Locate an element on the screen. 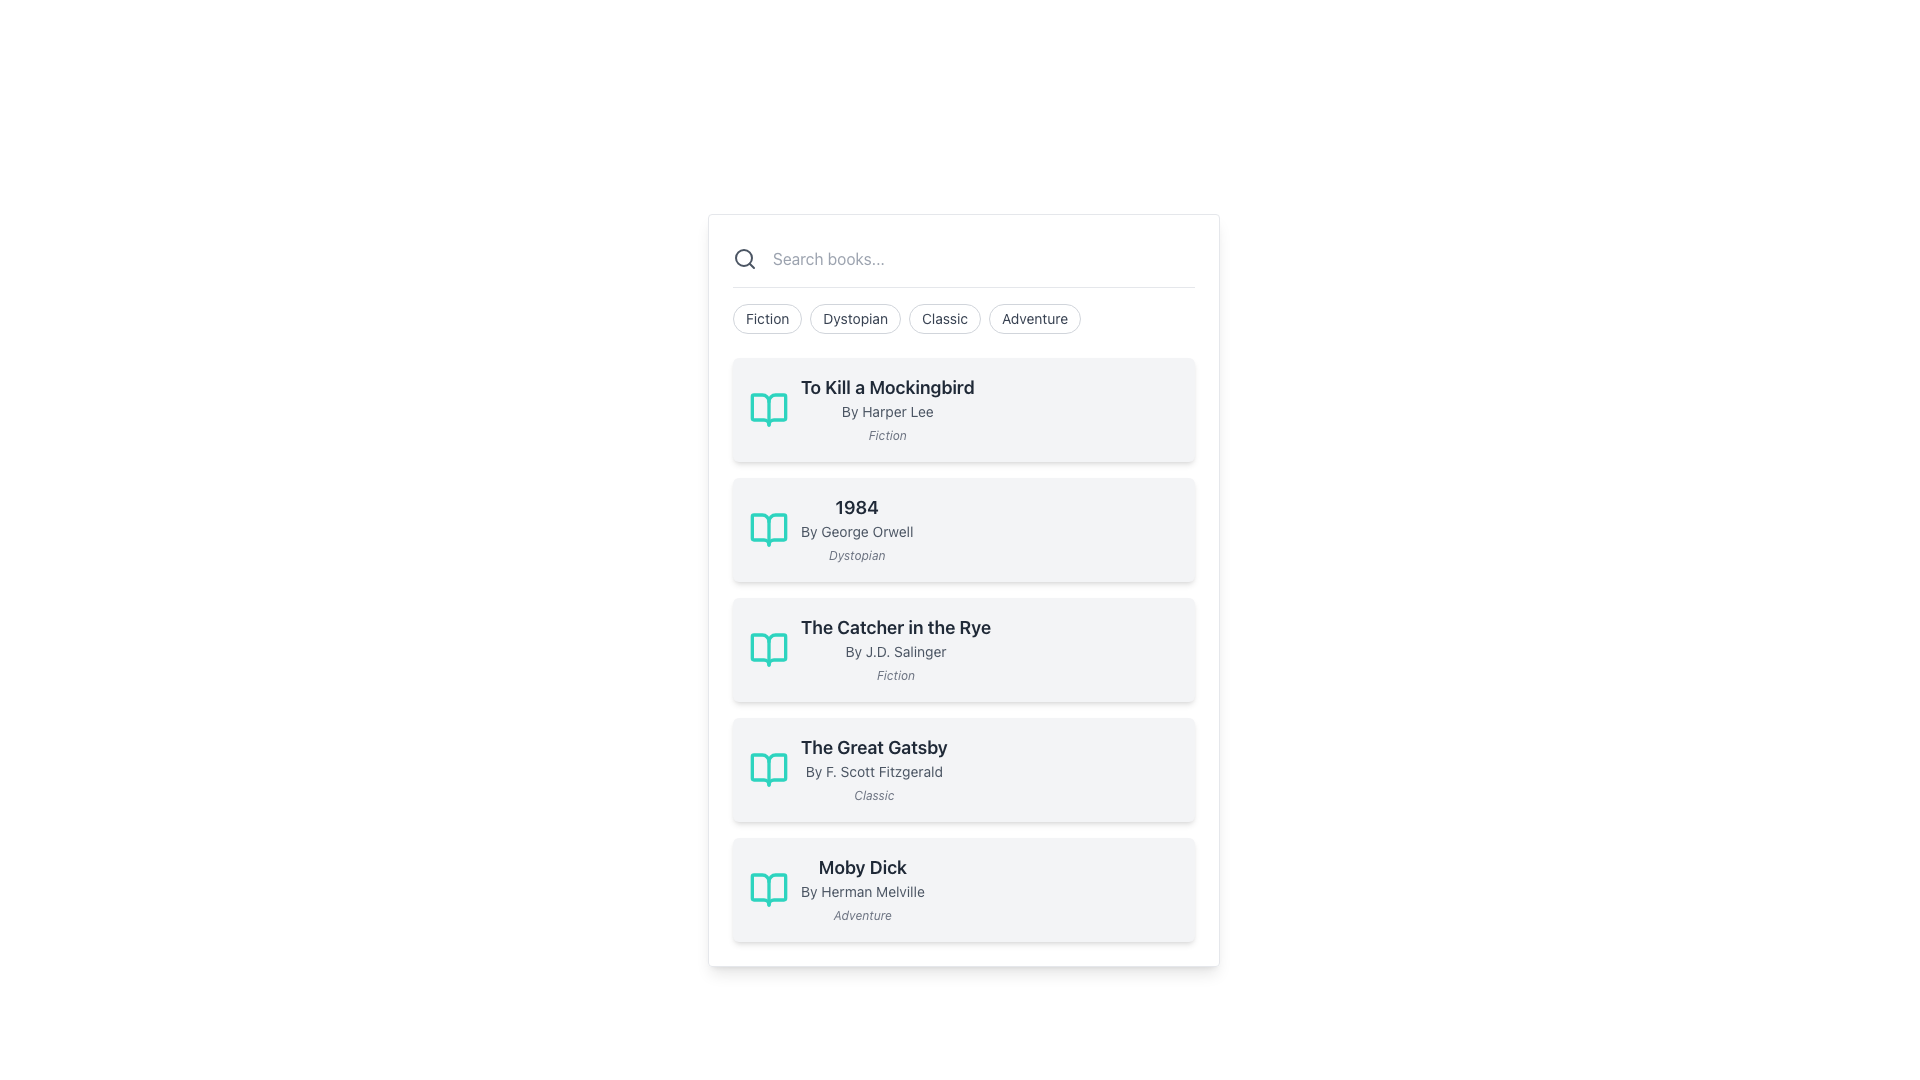 The height and width of the screenshot is (1080, 1920). the Static Text Label element labeled 'Fiction', which is styled in gray and italicized, located below the text 'By J.D. Salinger' is located at coordinates (895, 675).